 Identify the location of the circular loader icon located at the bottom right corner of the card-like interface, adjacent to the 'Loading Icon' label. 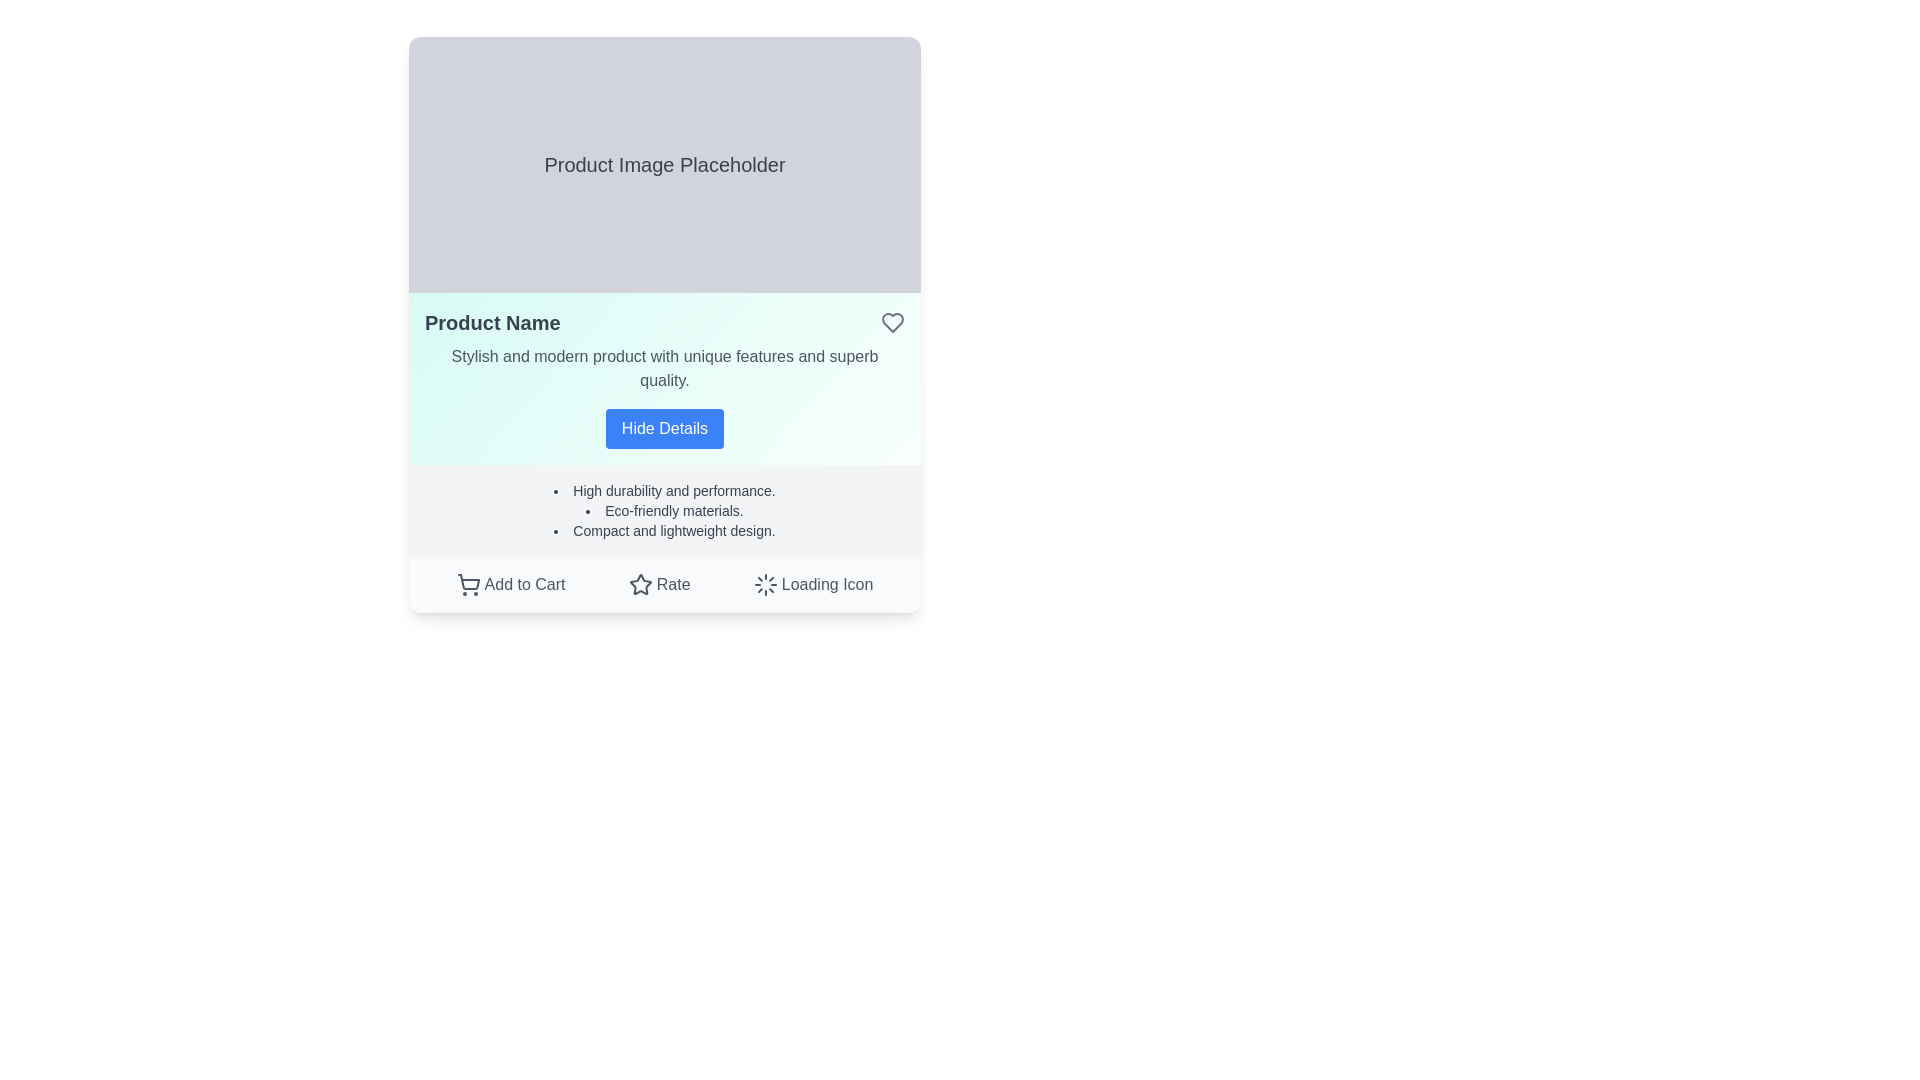
(764, 585).